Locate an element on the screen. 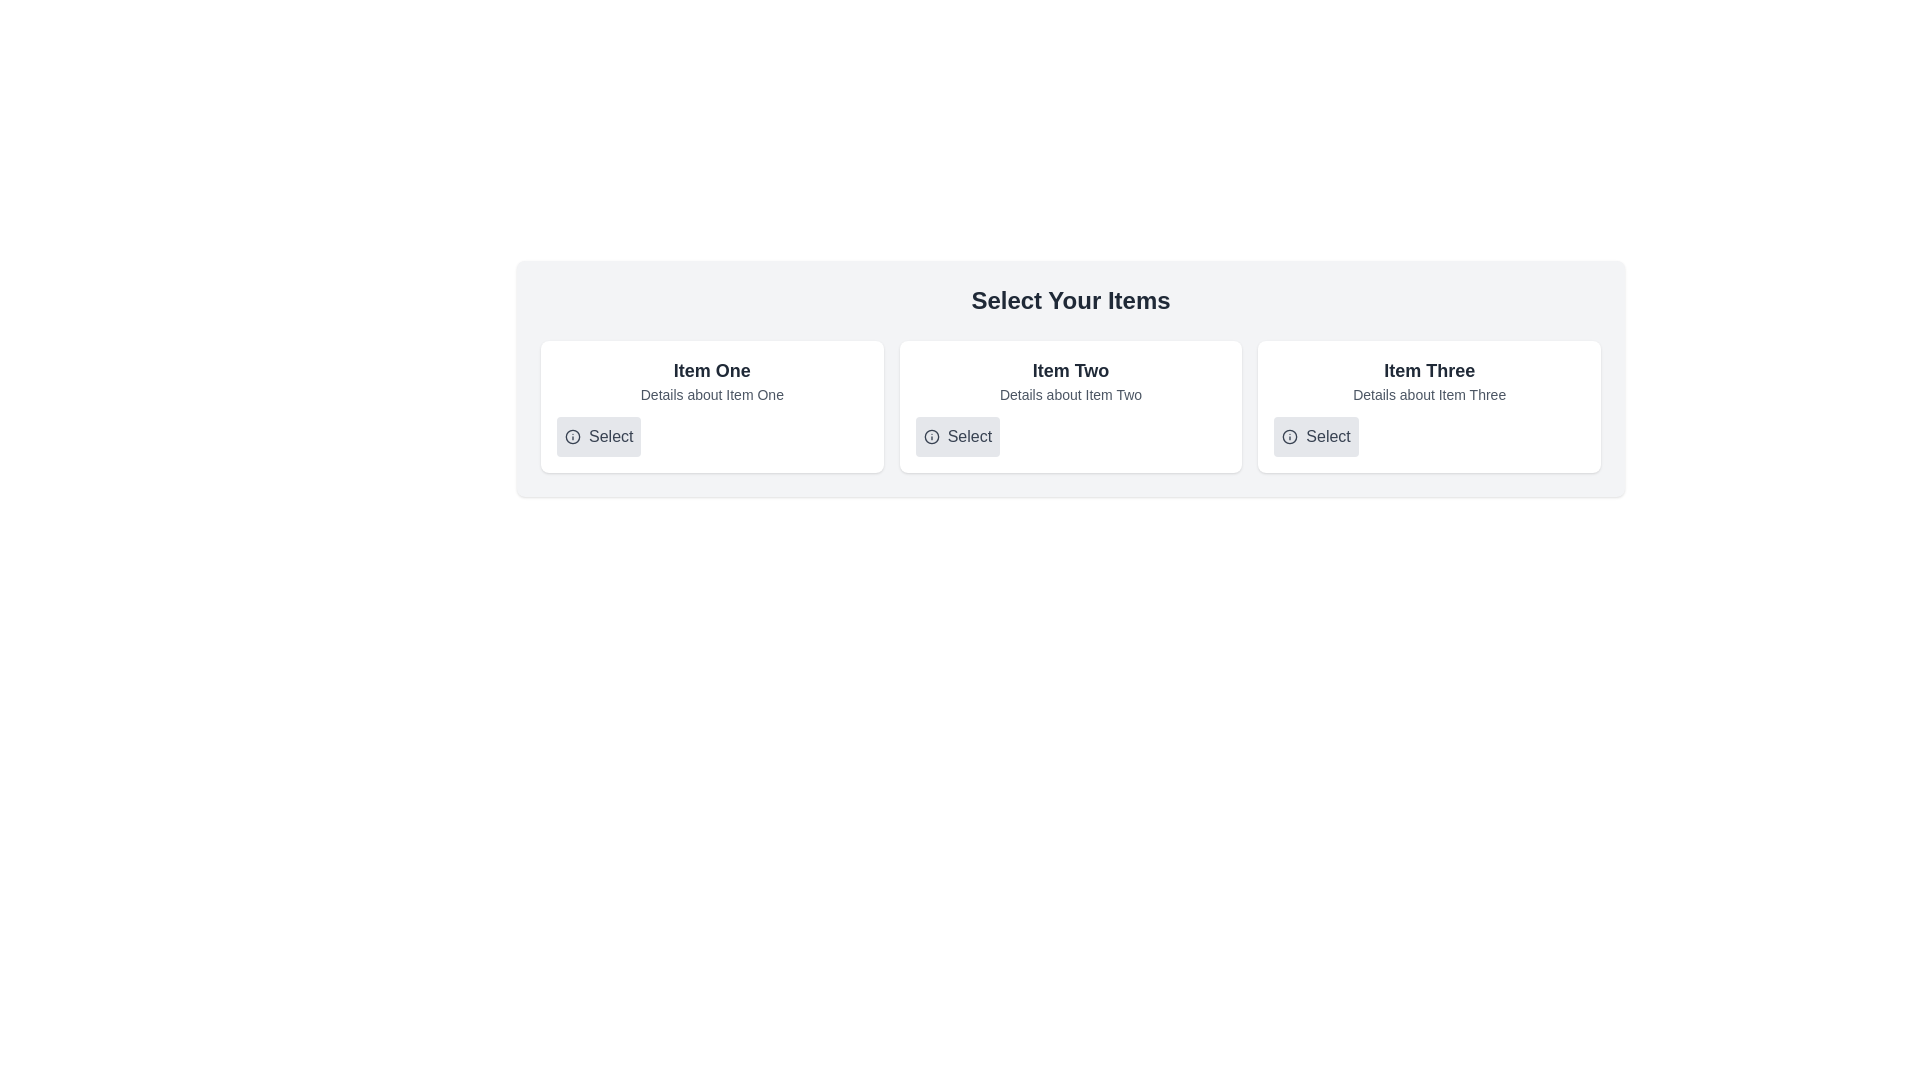  text displayed in bold font 'Item One' located at the top of the first card in a set of three cards is located at coordinates (712, 370).